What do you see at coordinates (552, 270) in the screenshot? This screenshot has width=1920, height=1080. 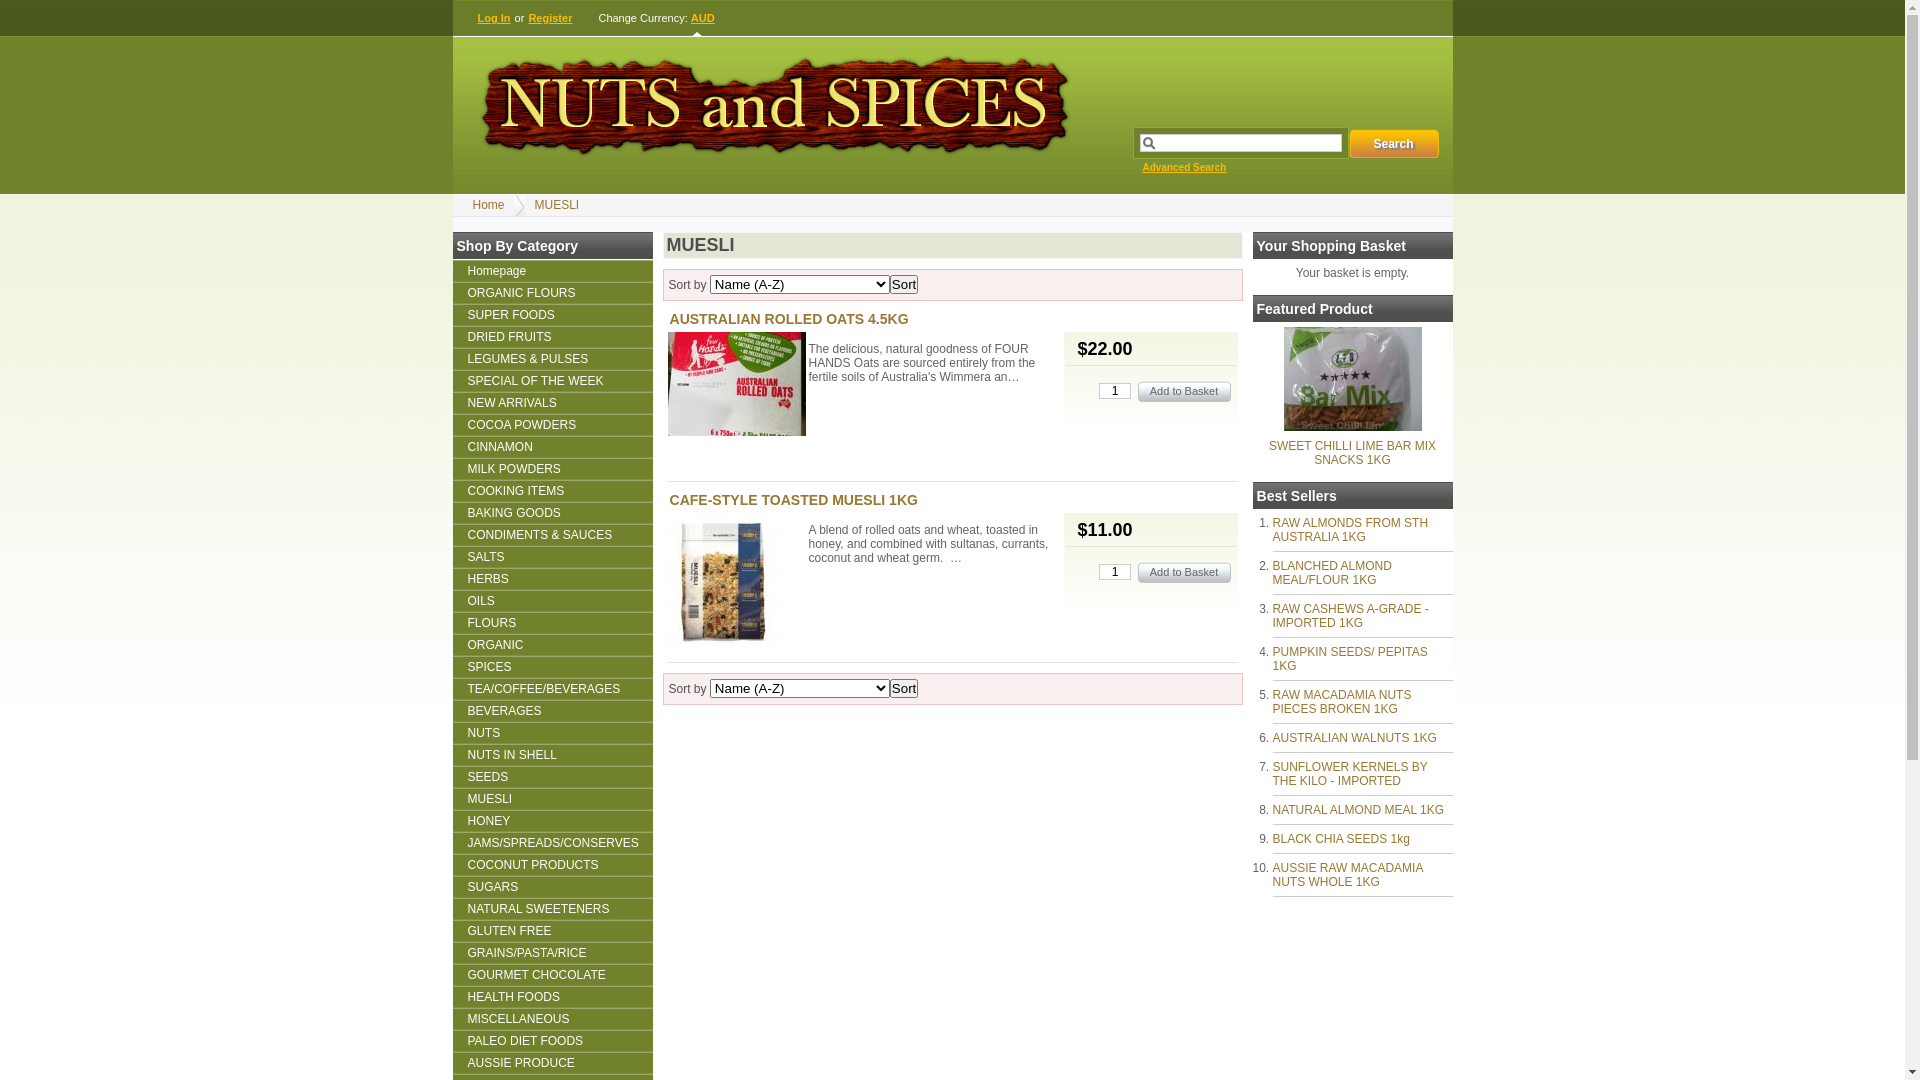 I see `'Homepage'` at bounding box center [552, 270].